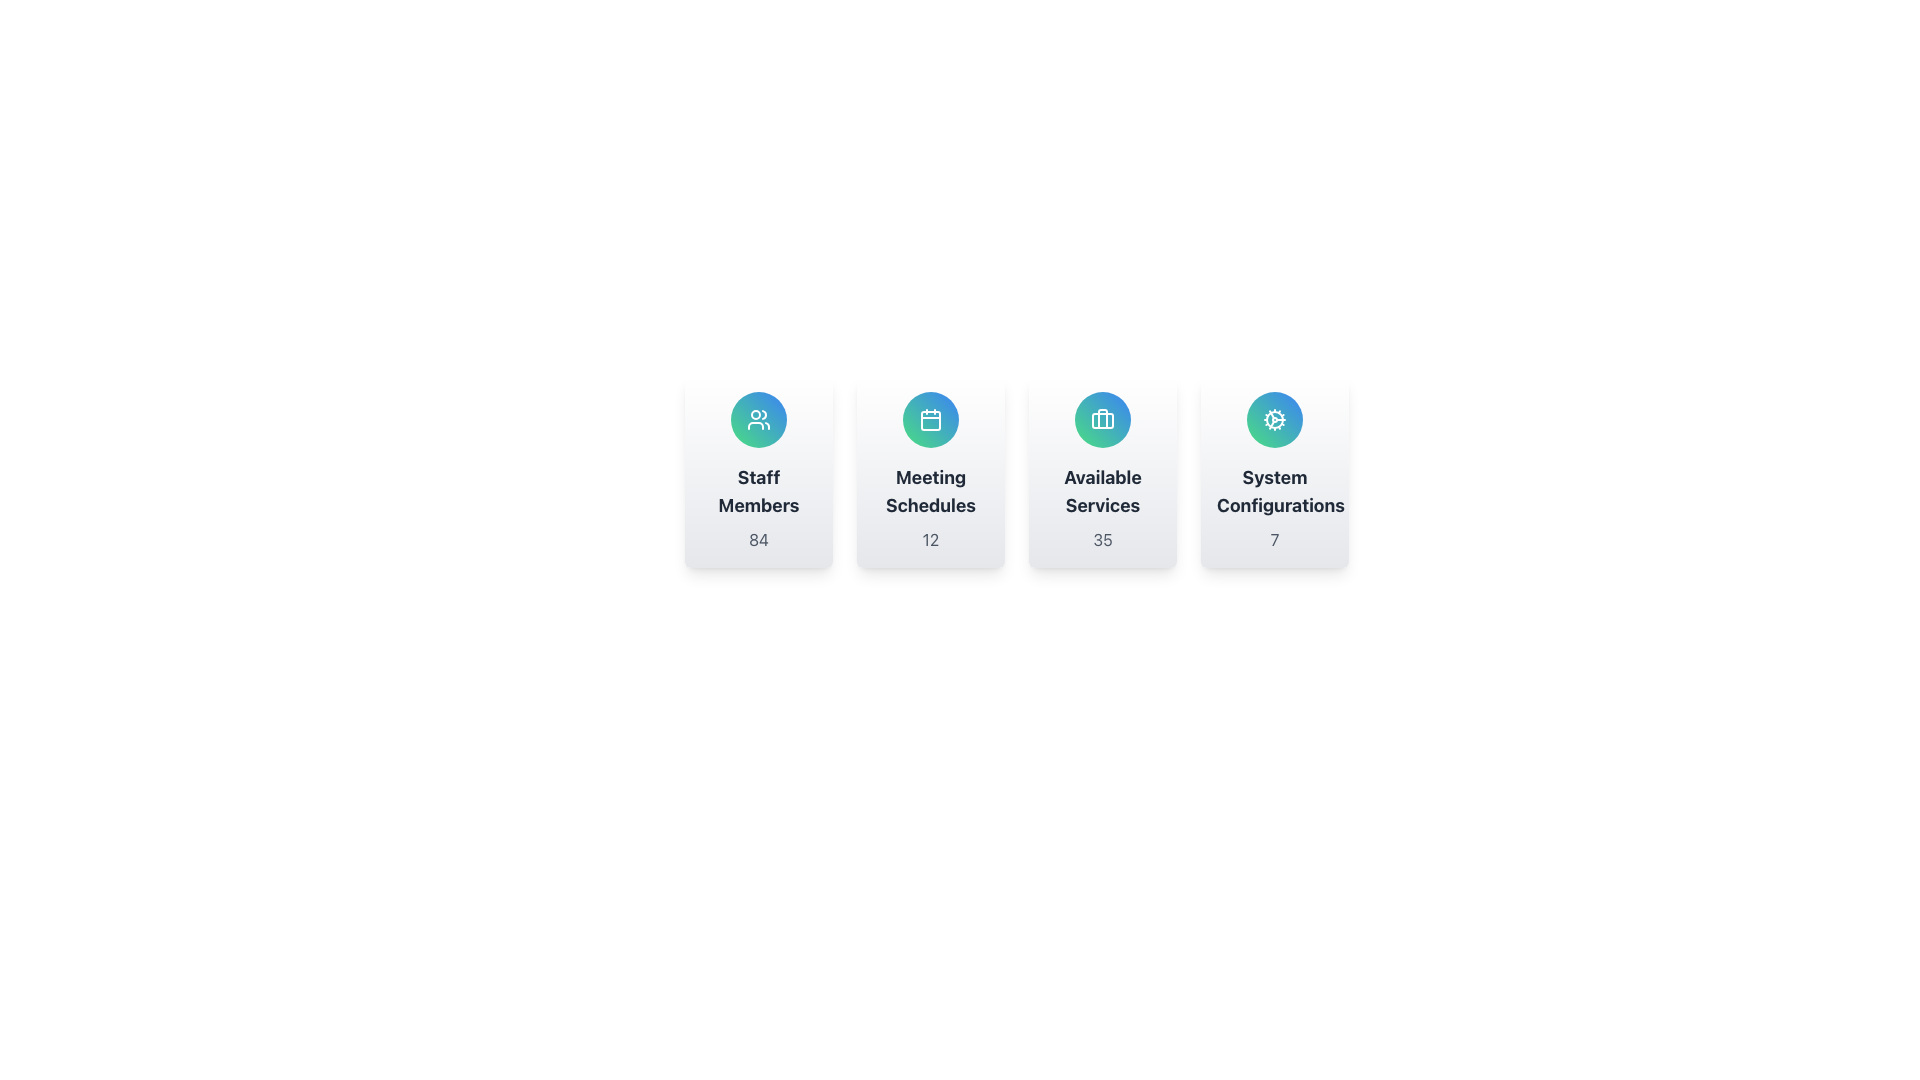  What do you see at coordinates (1102, 418) in the screenshot?
I see `the vertical rectangular icon associated with 'Available Services' located in the third card of the row` at bounding box center [1102, 418].